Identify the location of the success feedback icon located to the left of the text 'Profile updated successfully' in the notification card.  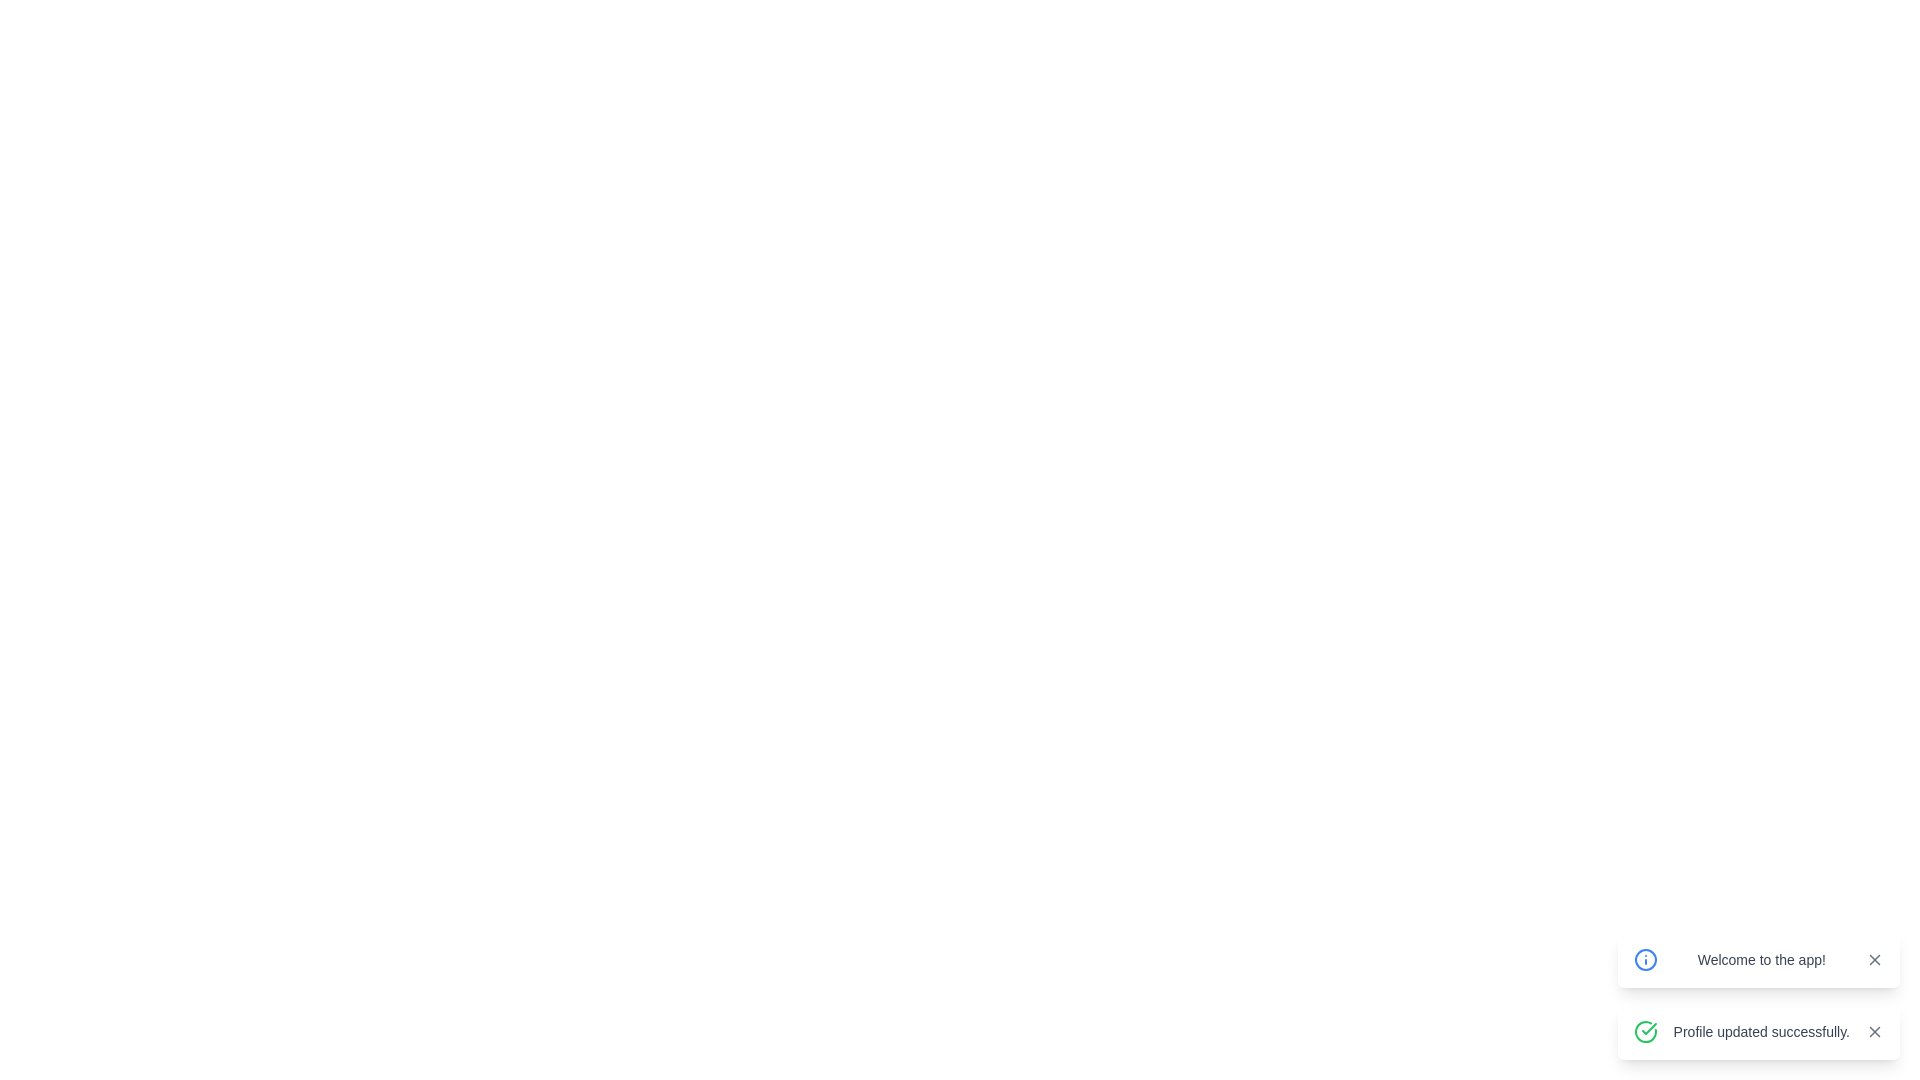
(1645, 1032).